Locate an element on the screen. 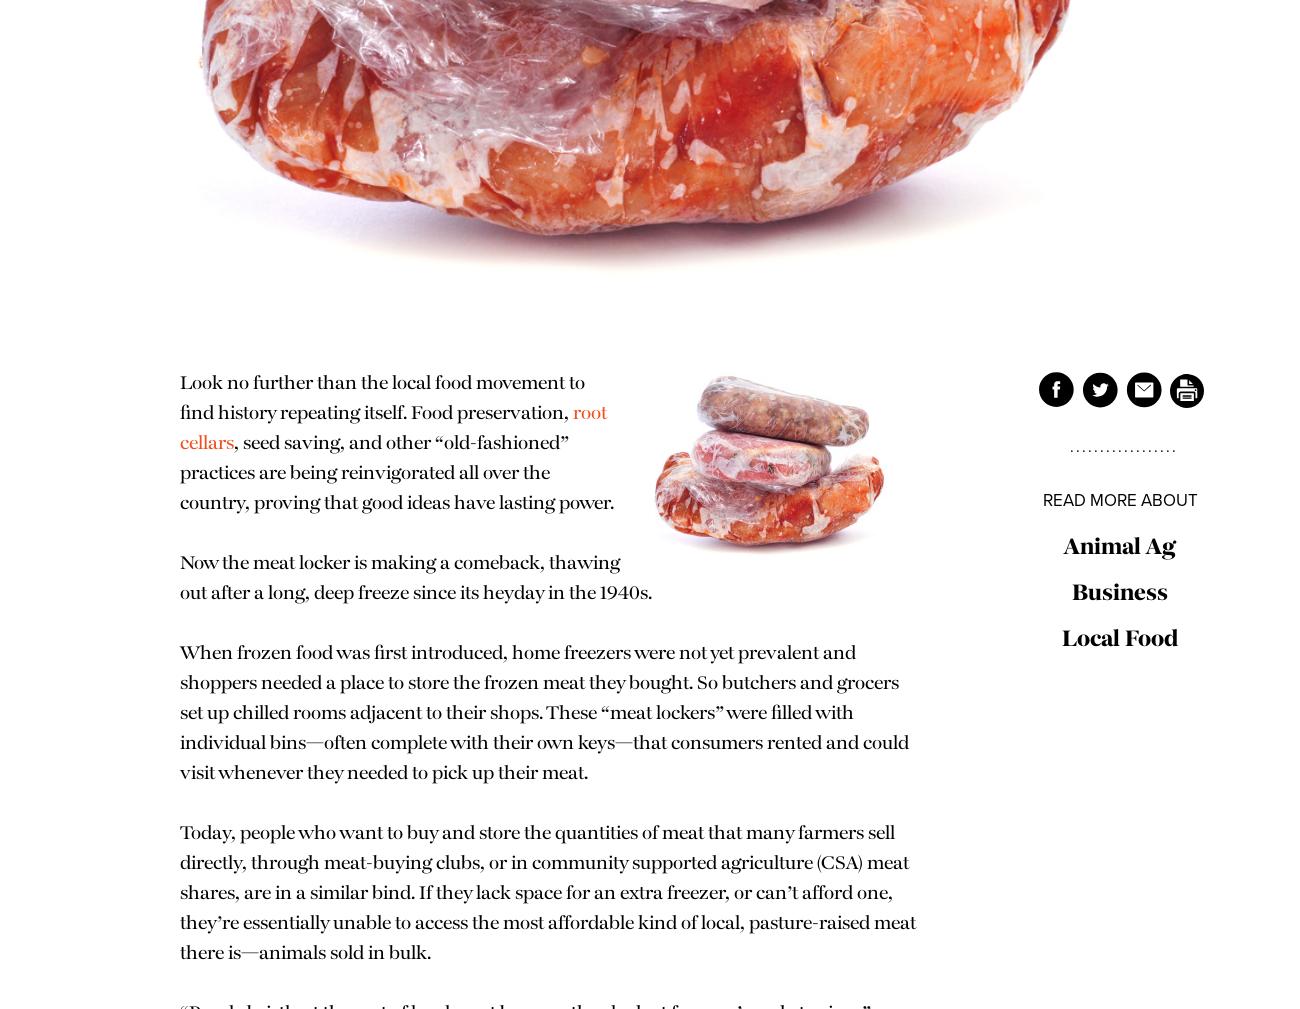 The height and width of the screenshot is (1009, 1300). 'Look no further than the local food movement to find history repeating itself. Food preservation,' is located at coordinates (180, 397).